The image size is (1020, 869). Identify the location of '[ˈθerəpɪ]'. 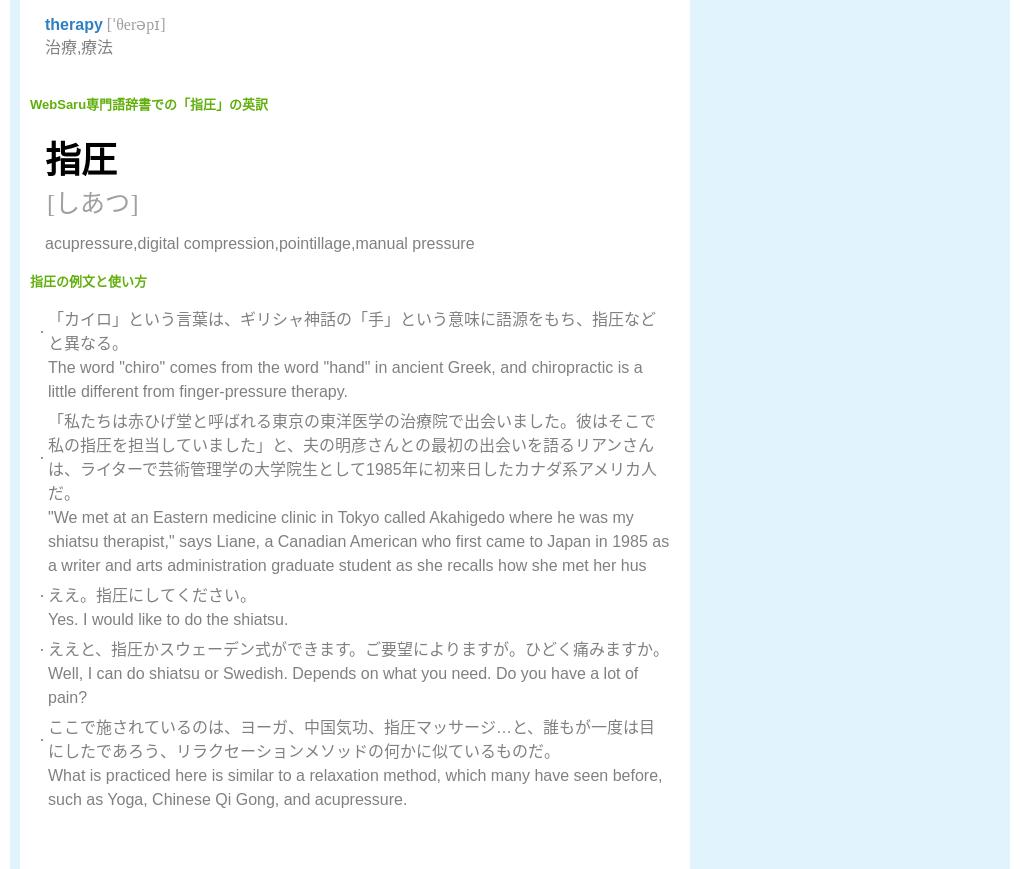
(133, 23).